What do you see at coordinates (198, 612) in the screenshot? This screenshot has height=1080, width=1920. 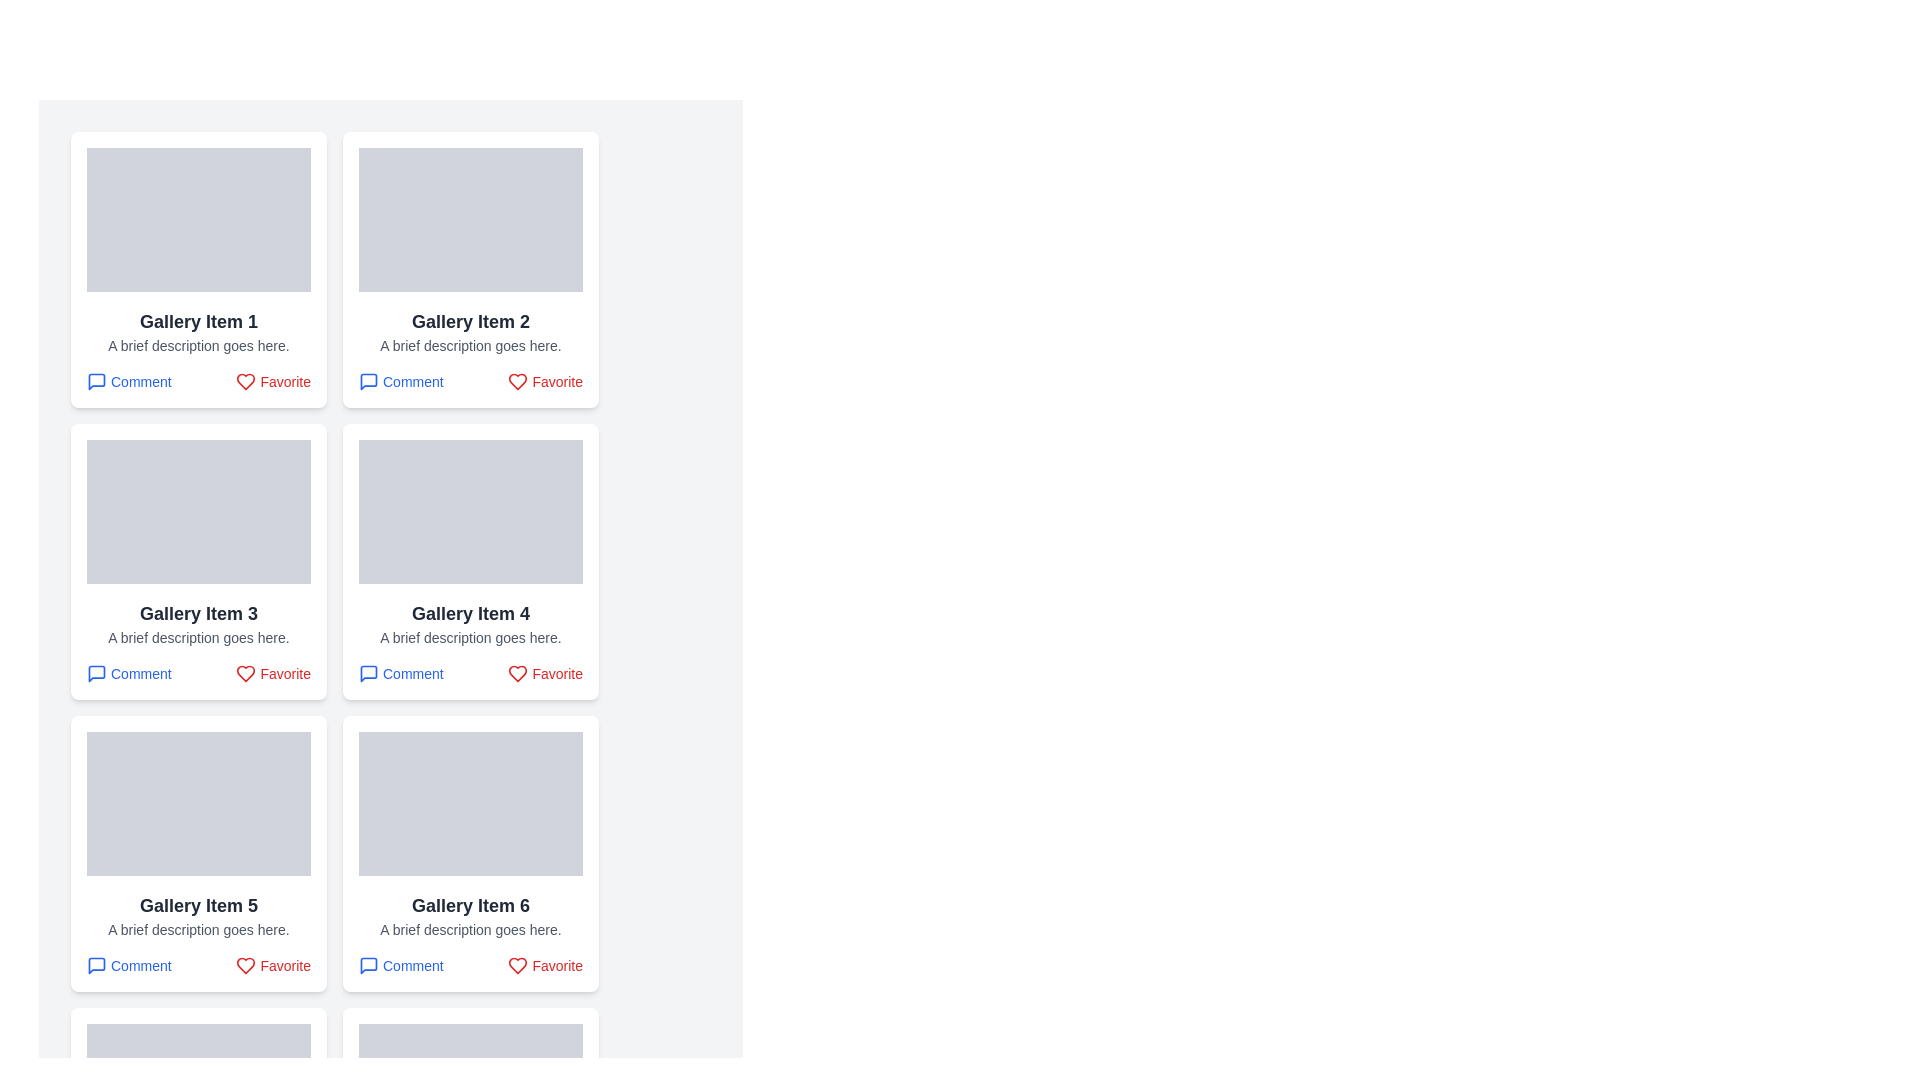 I see `text label that says 'Gallery Item 3', which is styled in bold, large font and located below an image placeholder in the card layout` at bounding box center [198, 612].